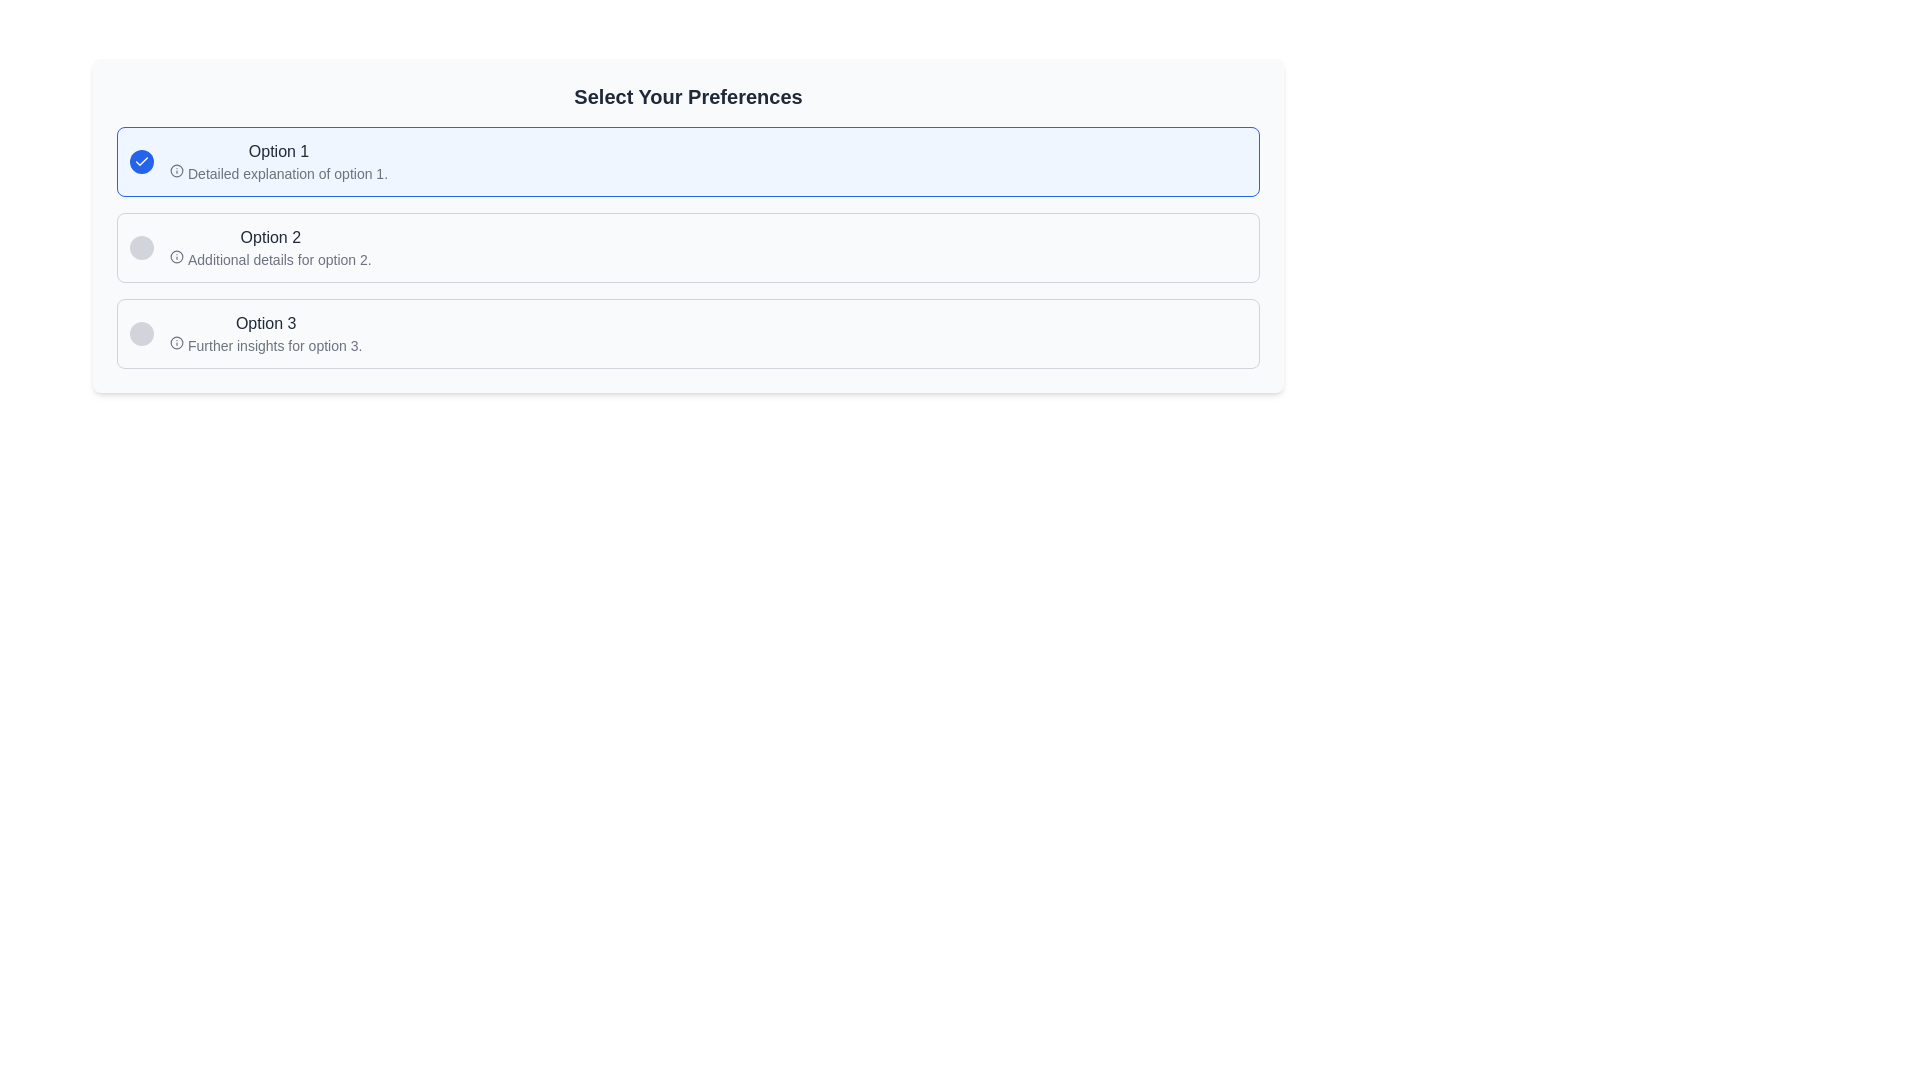  I want to click on the circular radio button with a gray background located in the left margin of the 'Option 3' row, so click(141, 333).